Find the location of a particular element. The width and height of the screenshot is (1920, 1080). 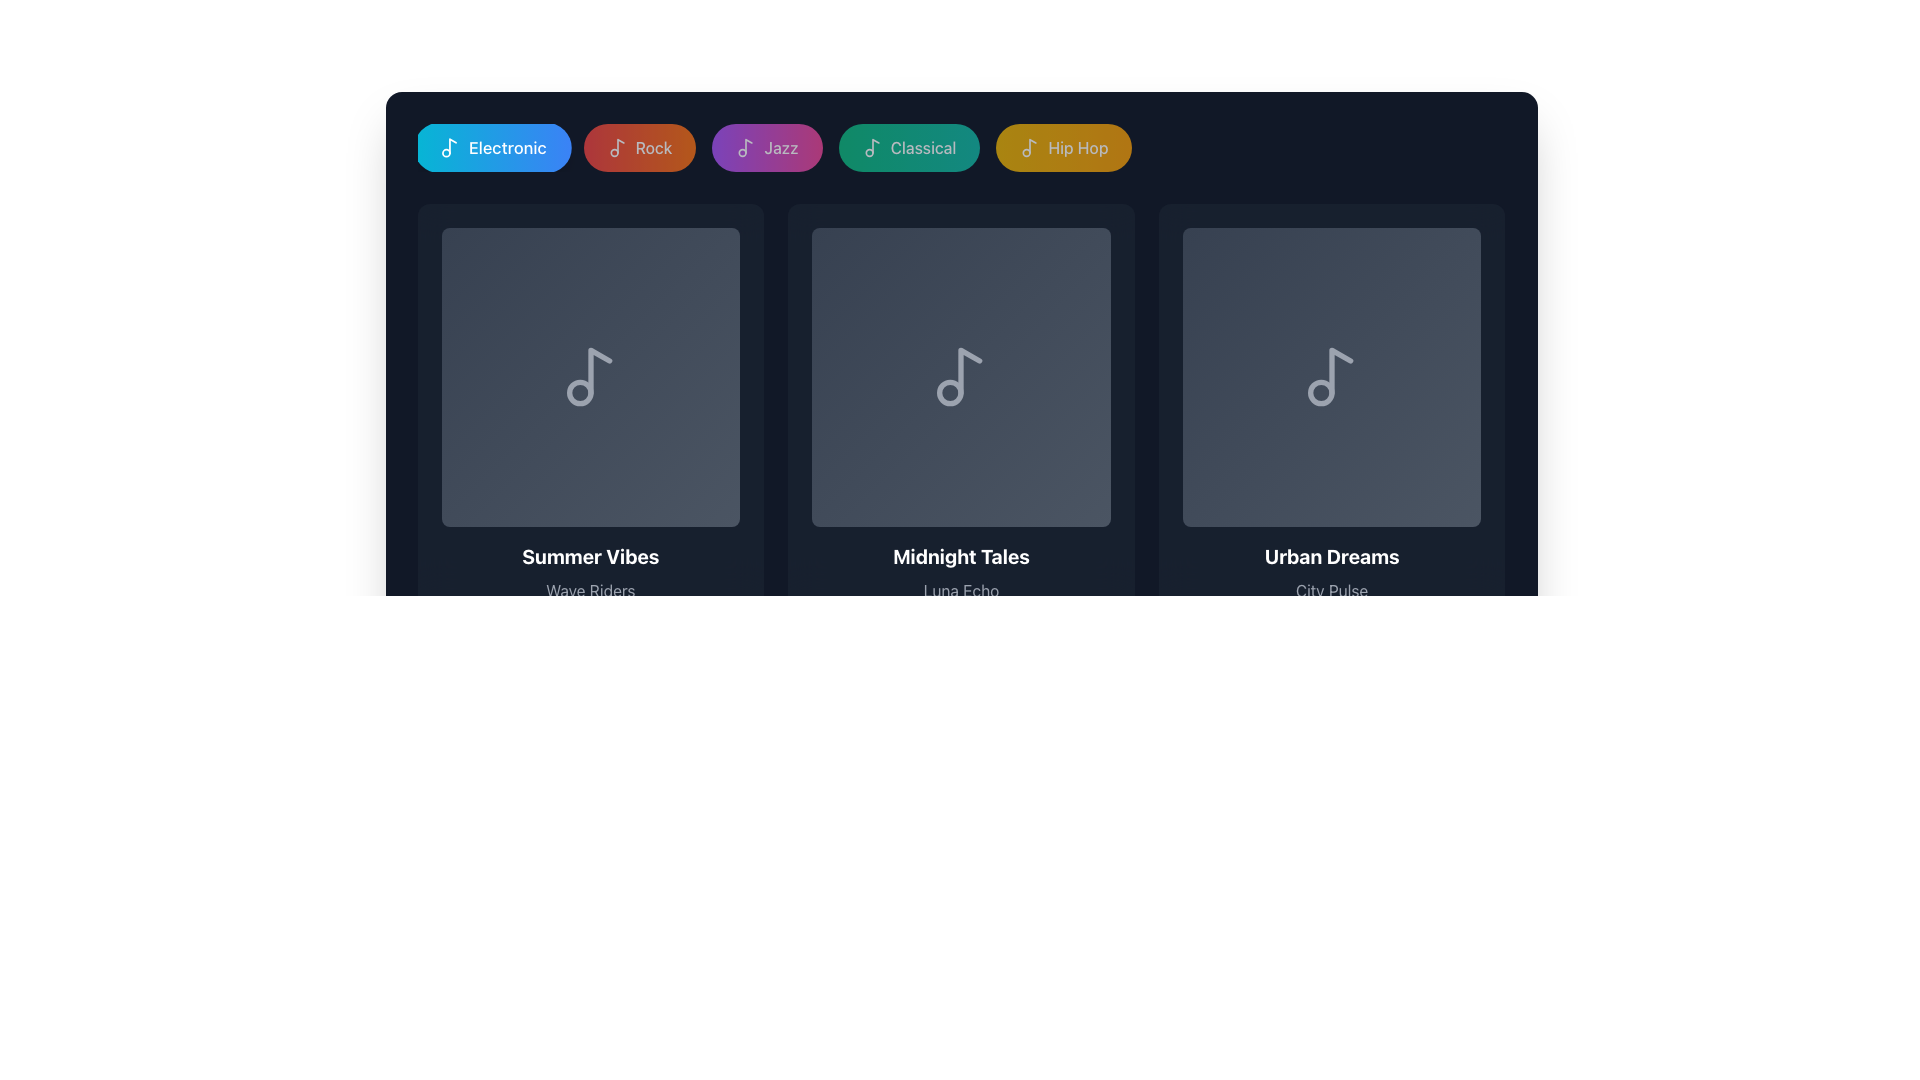

the music-related icon located in the third card of the last row in a horizontally aligned grid of cards is located at coordinates (1332, 377).